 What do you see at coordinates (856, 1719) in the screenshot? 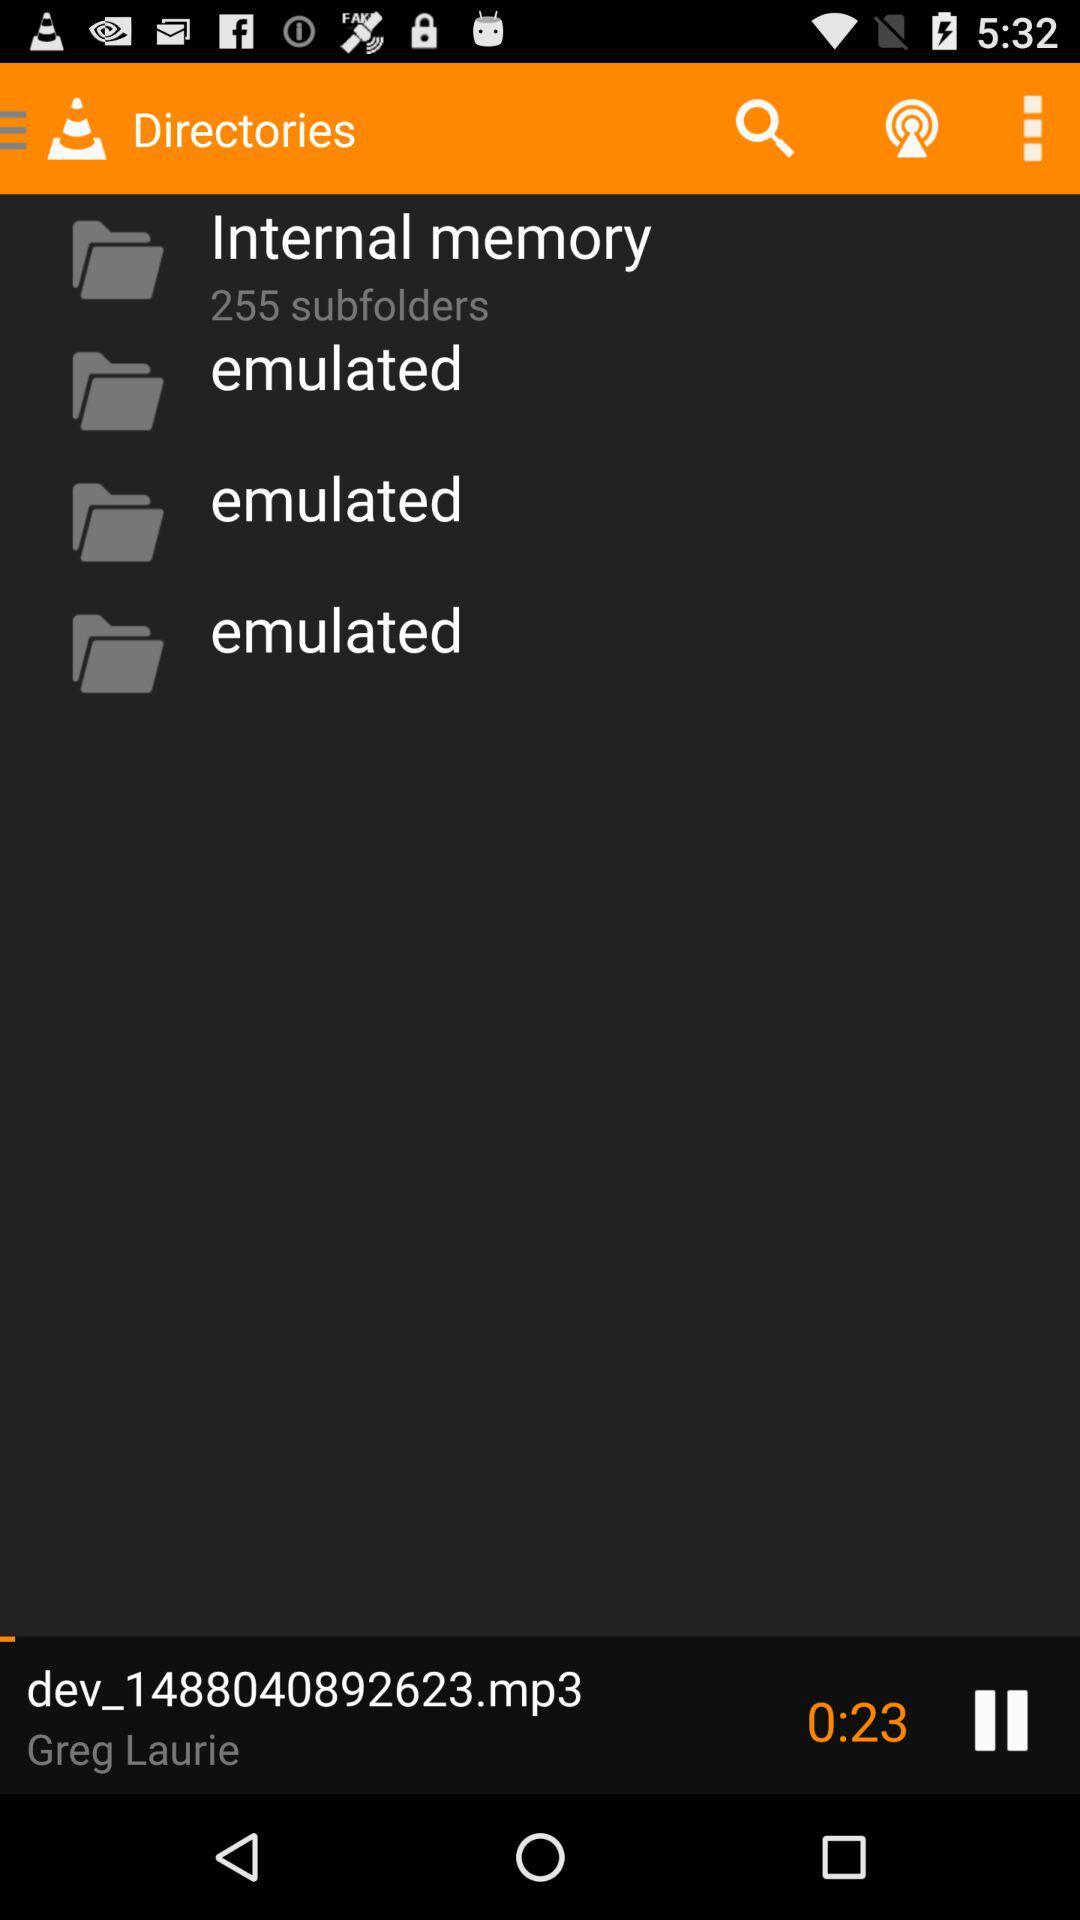
I see `the item to the right of the dev_1488040892623.mp3` at bounding box center [856, 1719].